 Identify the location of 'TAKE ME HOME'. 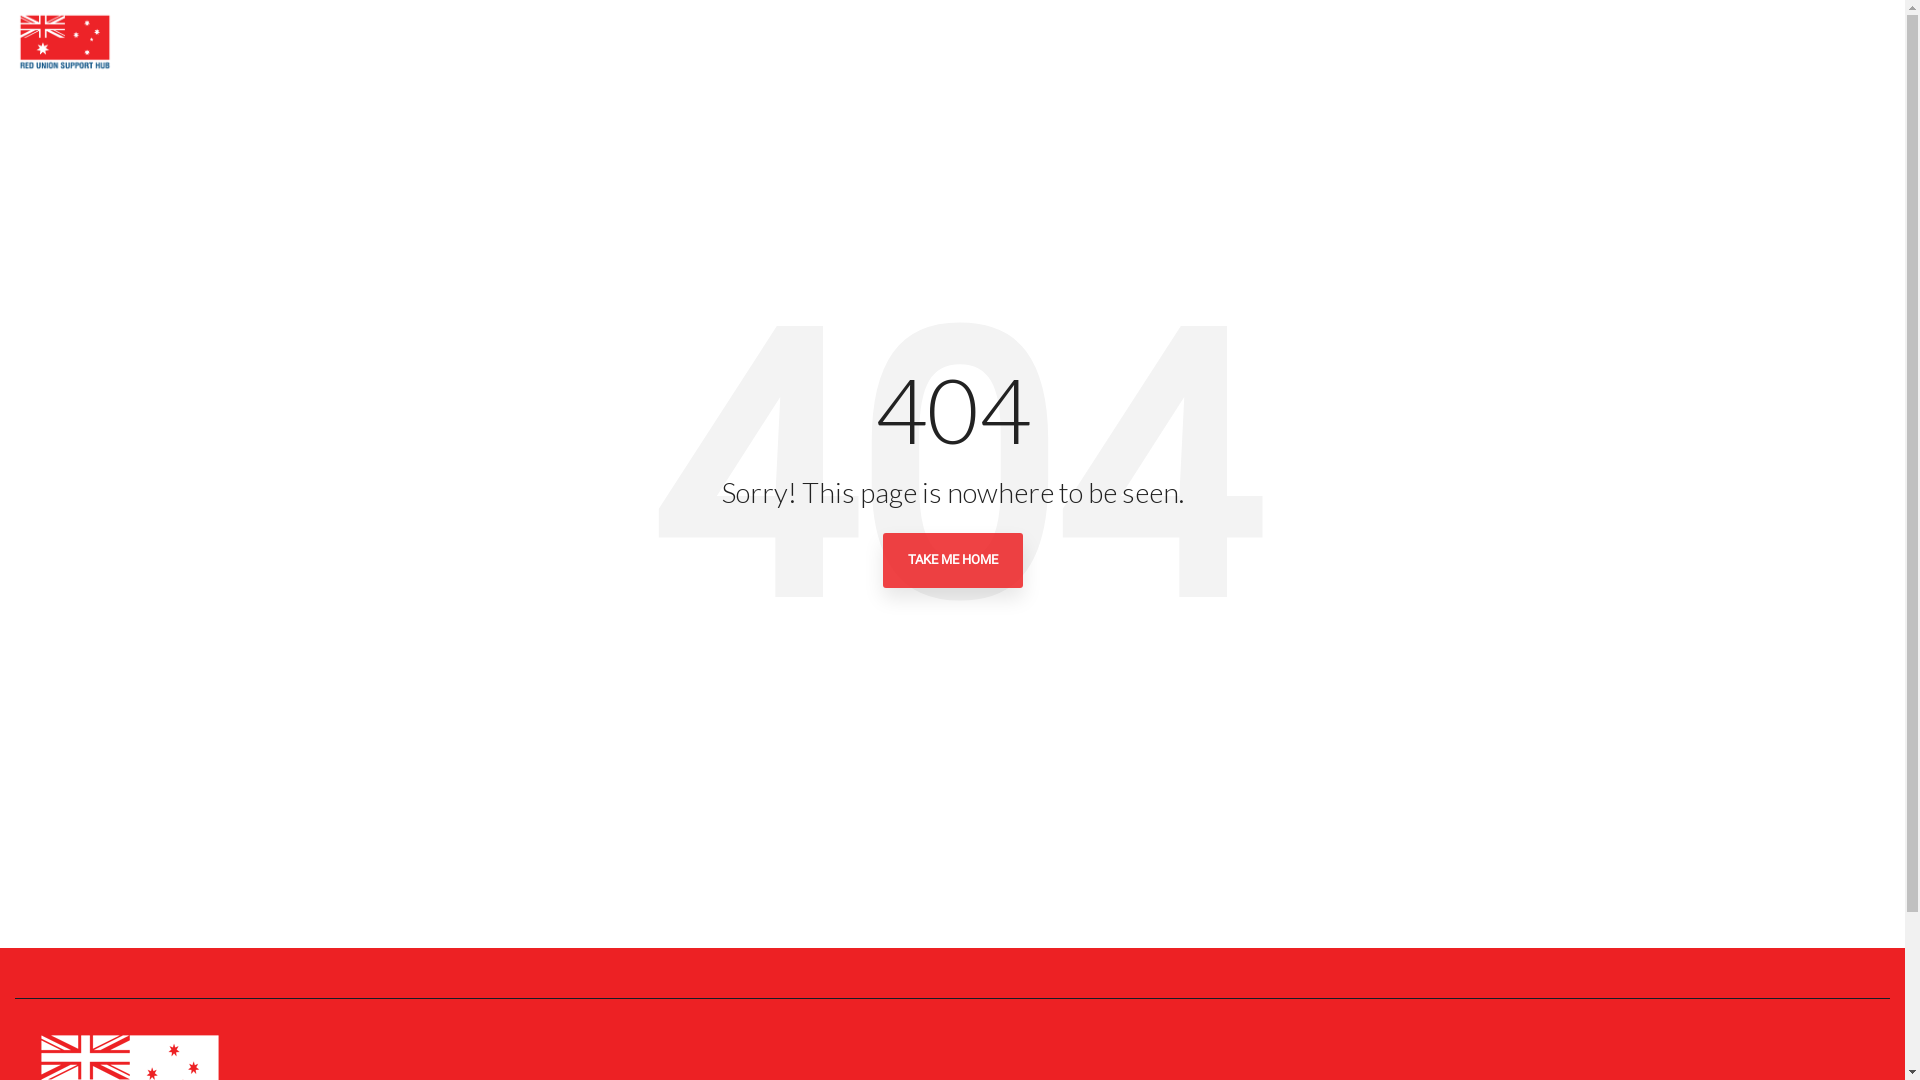
(950, 560).